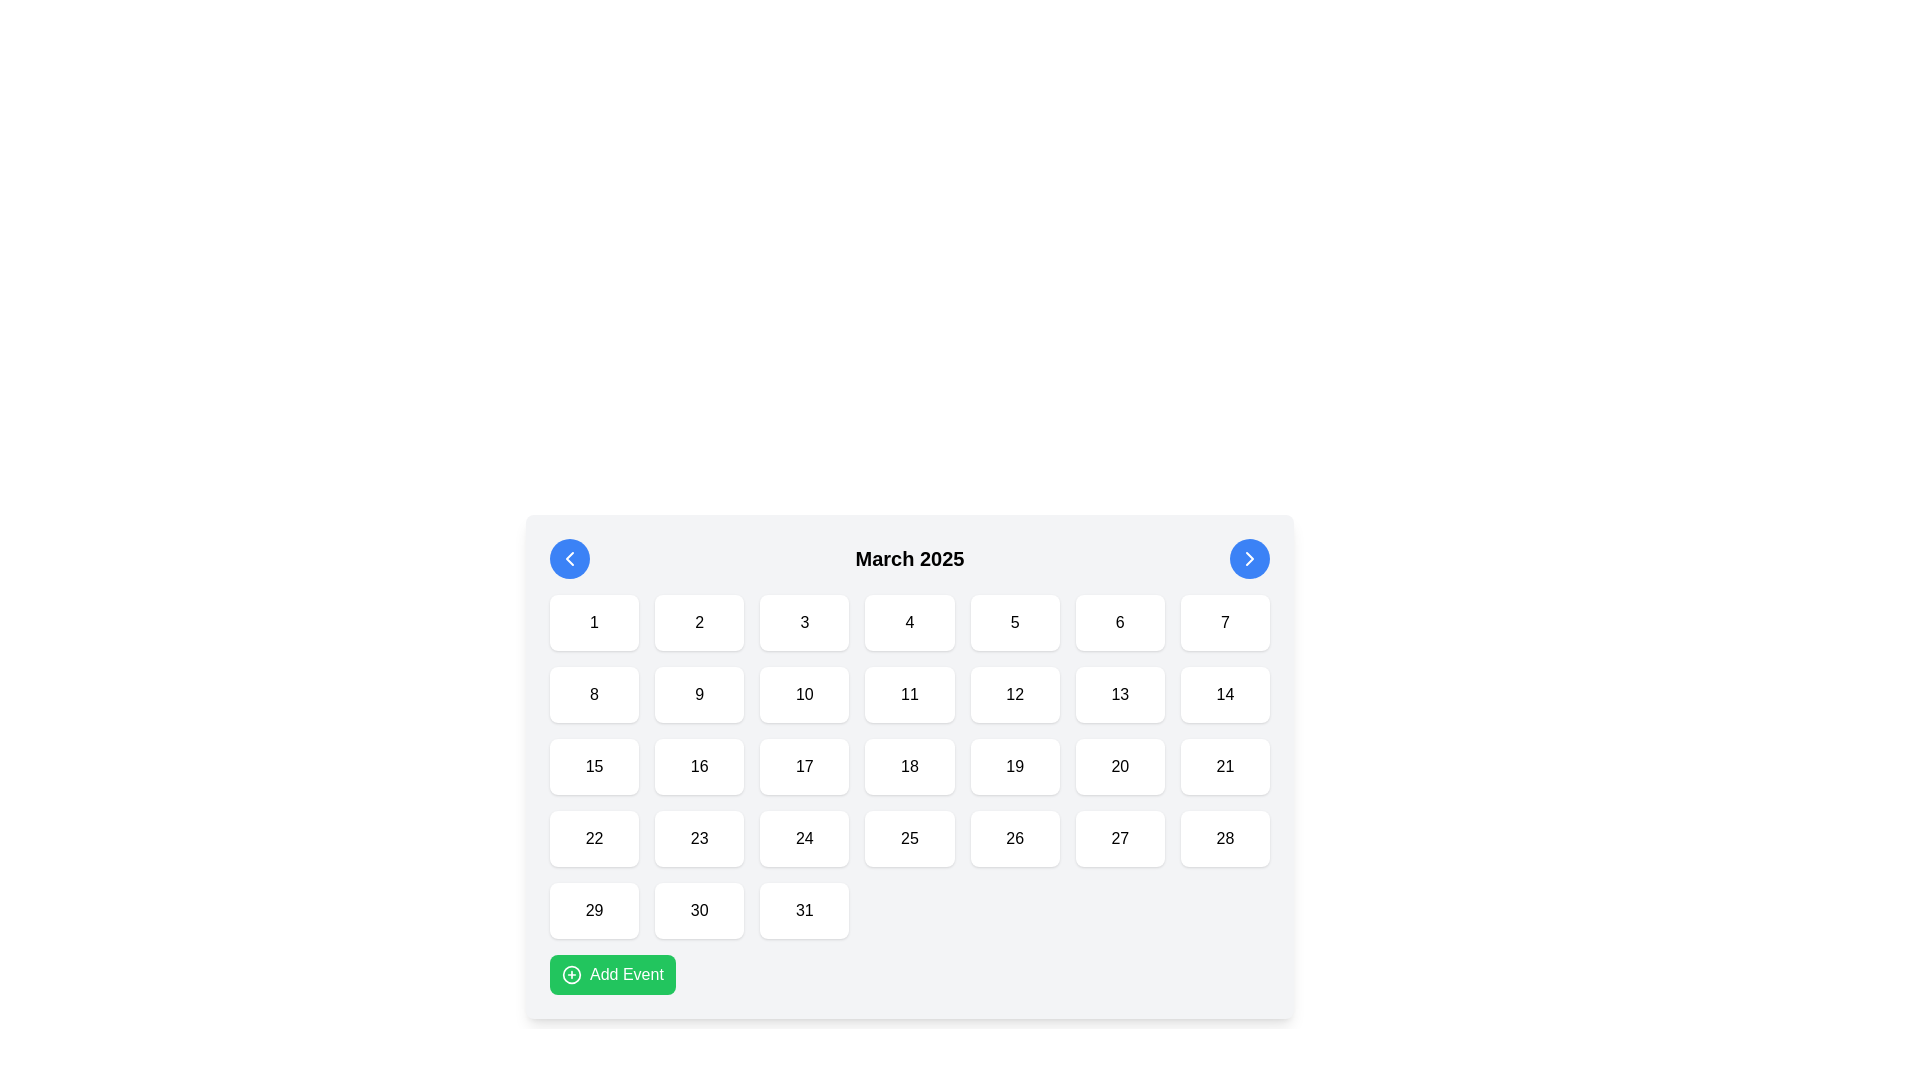 Image resolution: width=1920 pixels, height=1080 pixels. Describe the element at coordinates (909, 622) in the screenshot. I see `the calendar date button representing '4' in the March 2025 calendar interface` at that location.